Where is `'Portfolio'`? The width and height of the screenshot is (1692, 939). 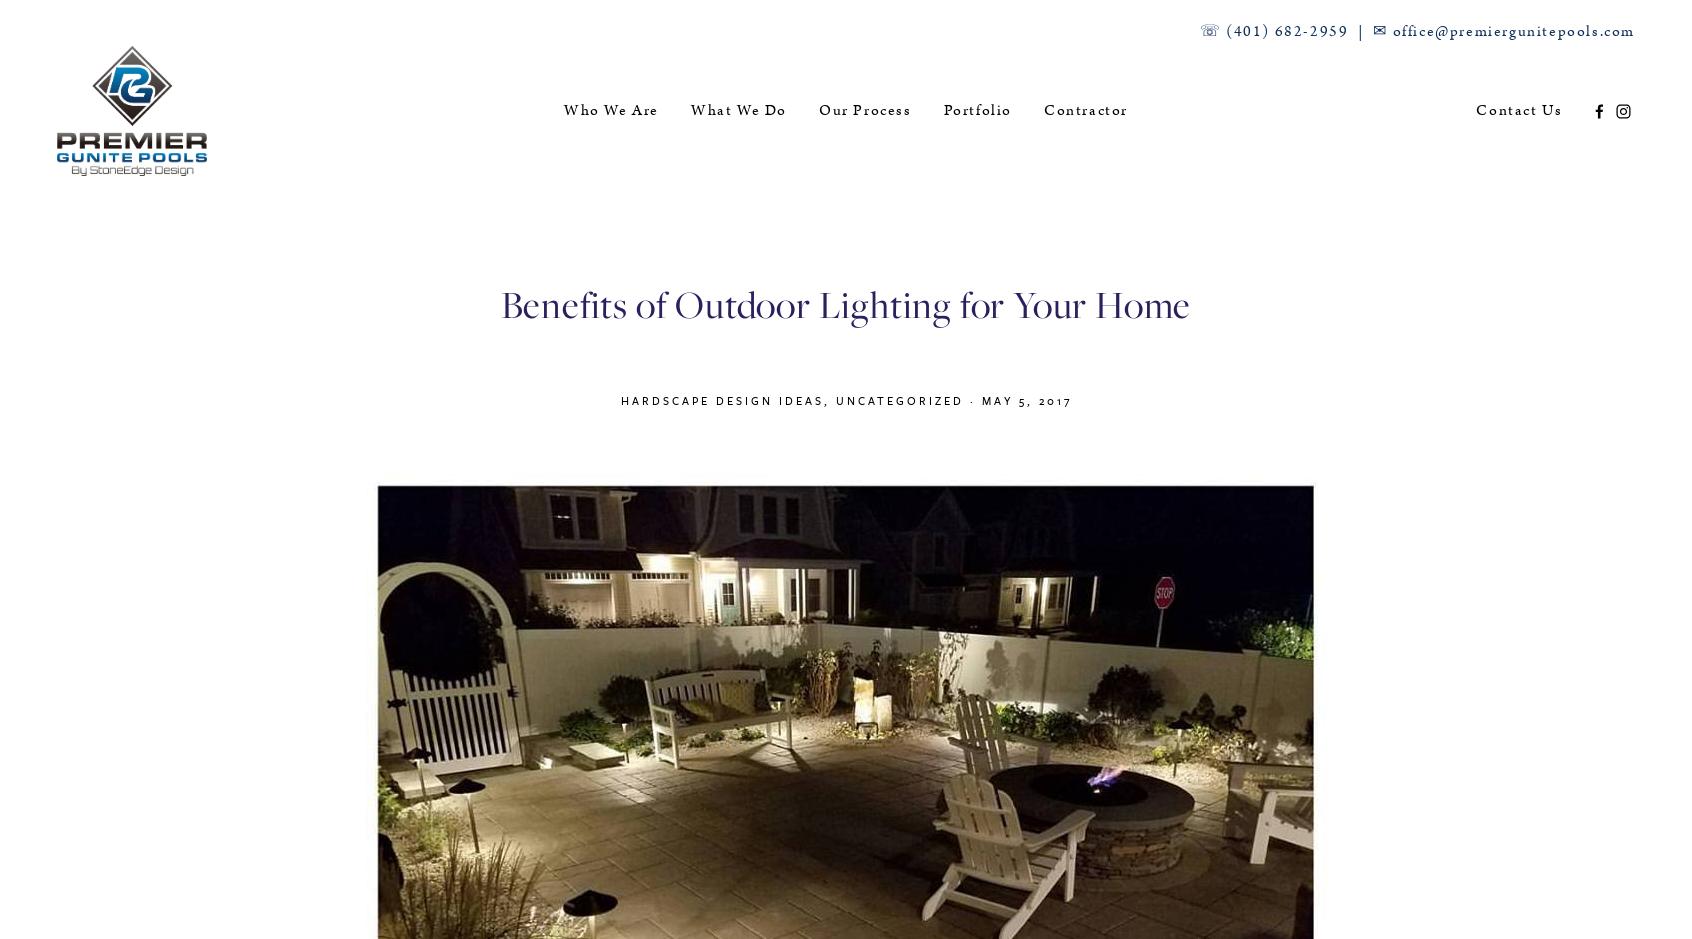
'Portfolio' is located at coordinates (977, 109).